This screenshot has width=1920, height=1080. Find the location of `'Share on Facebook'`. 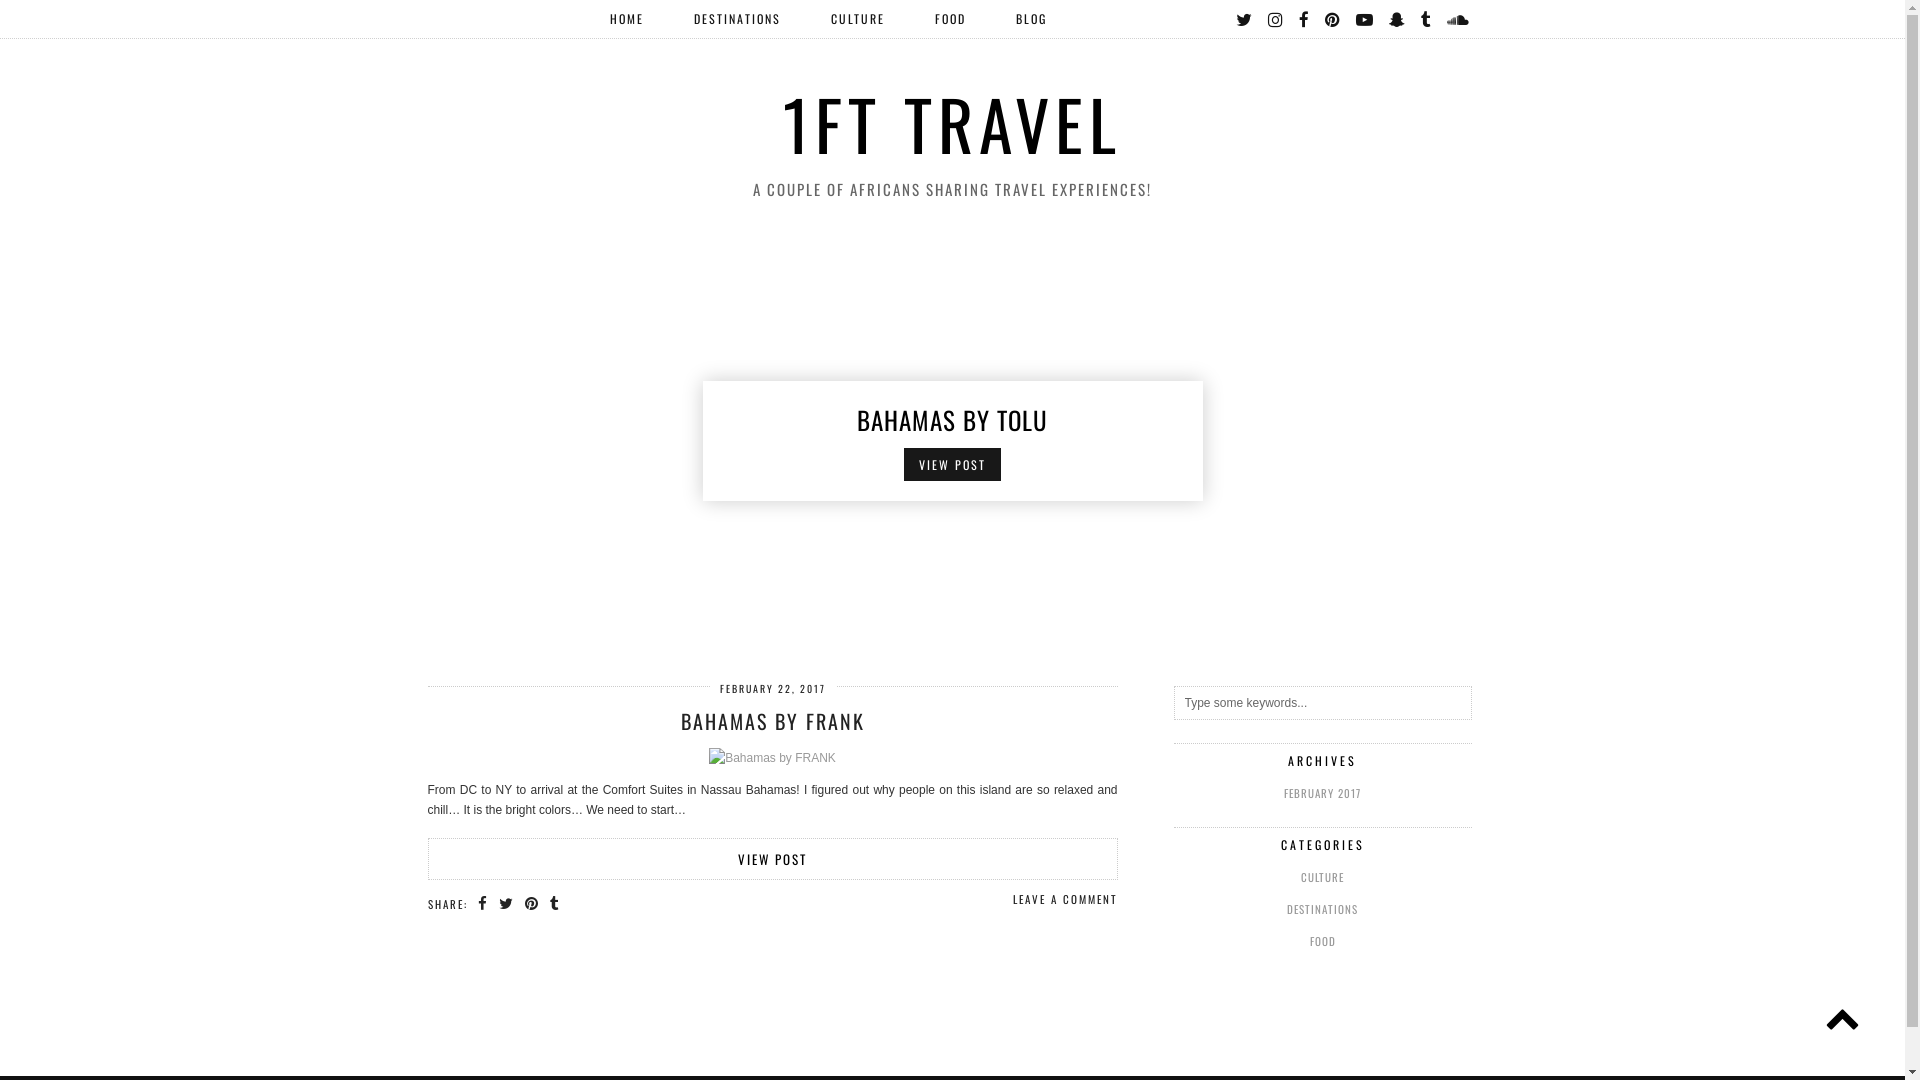

'Share on Facebook' is located at coordinates (483, 902).